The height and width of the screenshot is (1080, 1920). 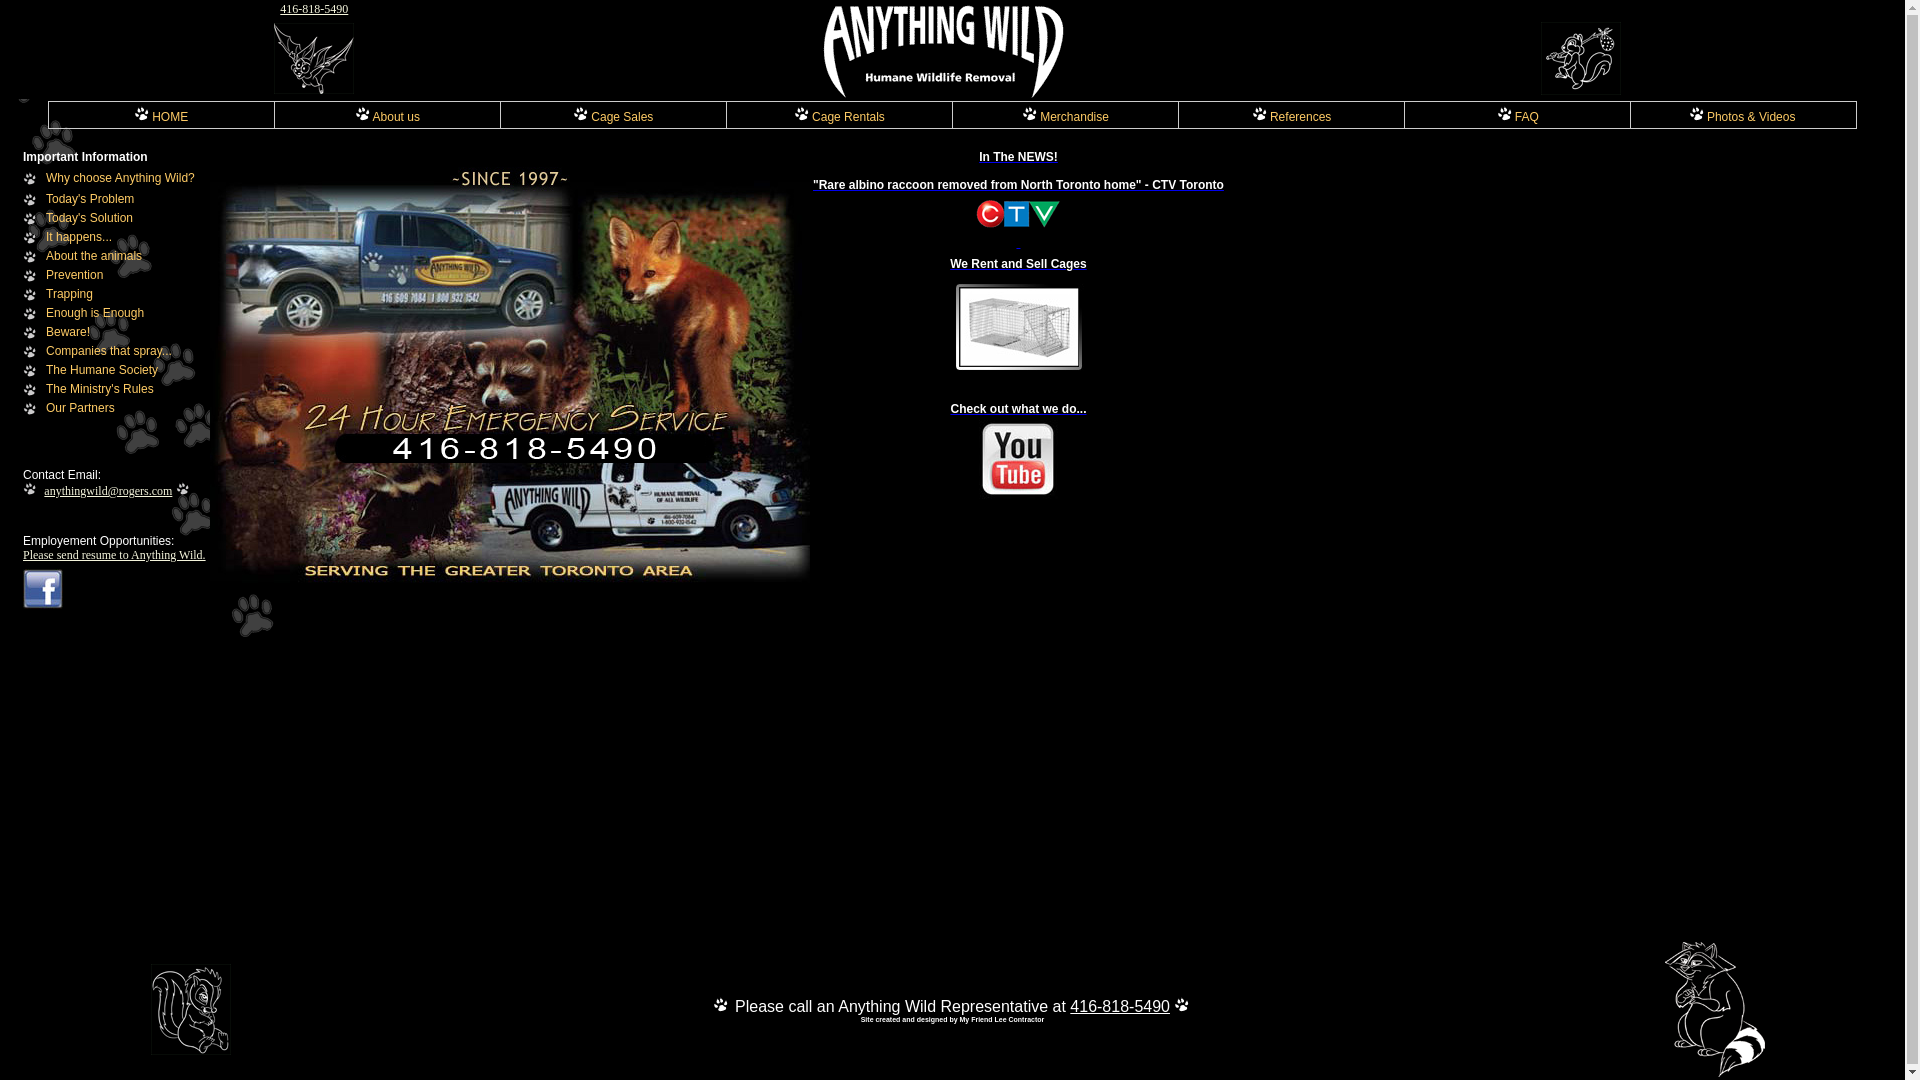 What do you see at coordinates (67, 330) in the screenshot?
I see `'Beware!'` at bounding box center [67, 330].